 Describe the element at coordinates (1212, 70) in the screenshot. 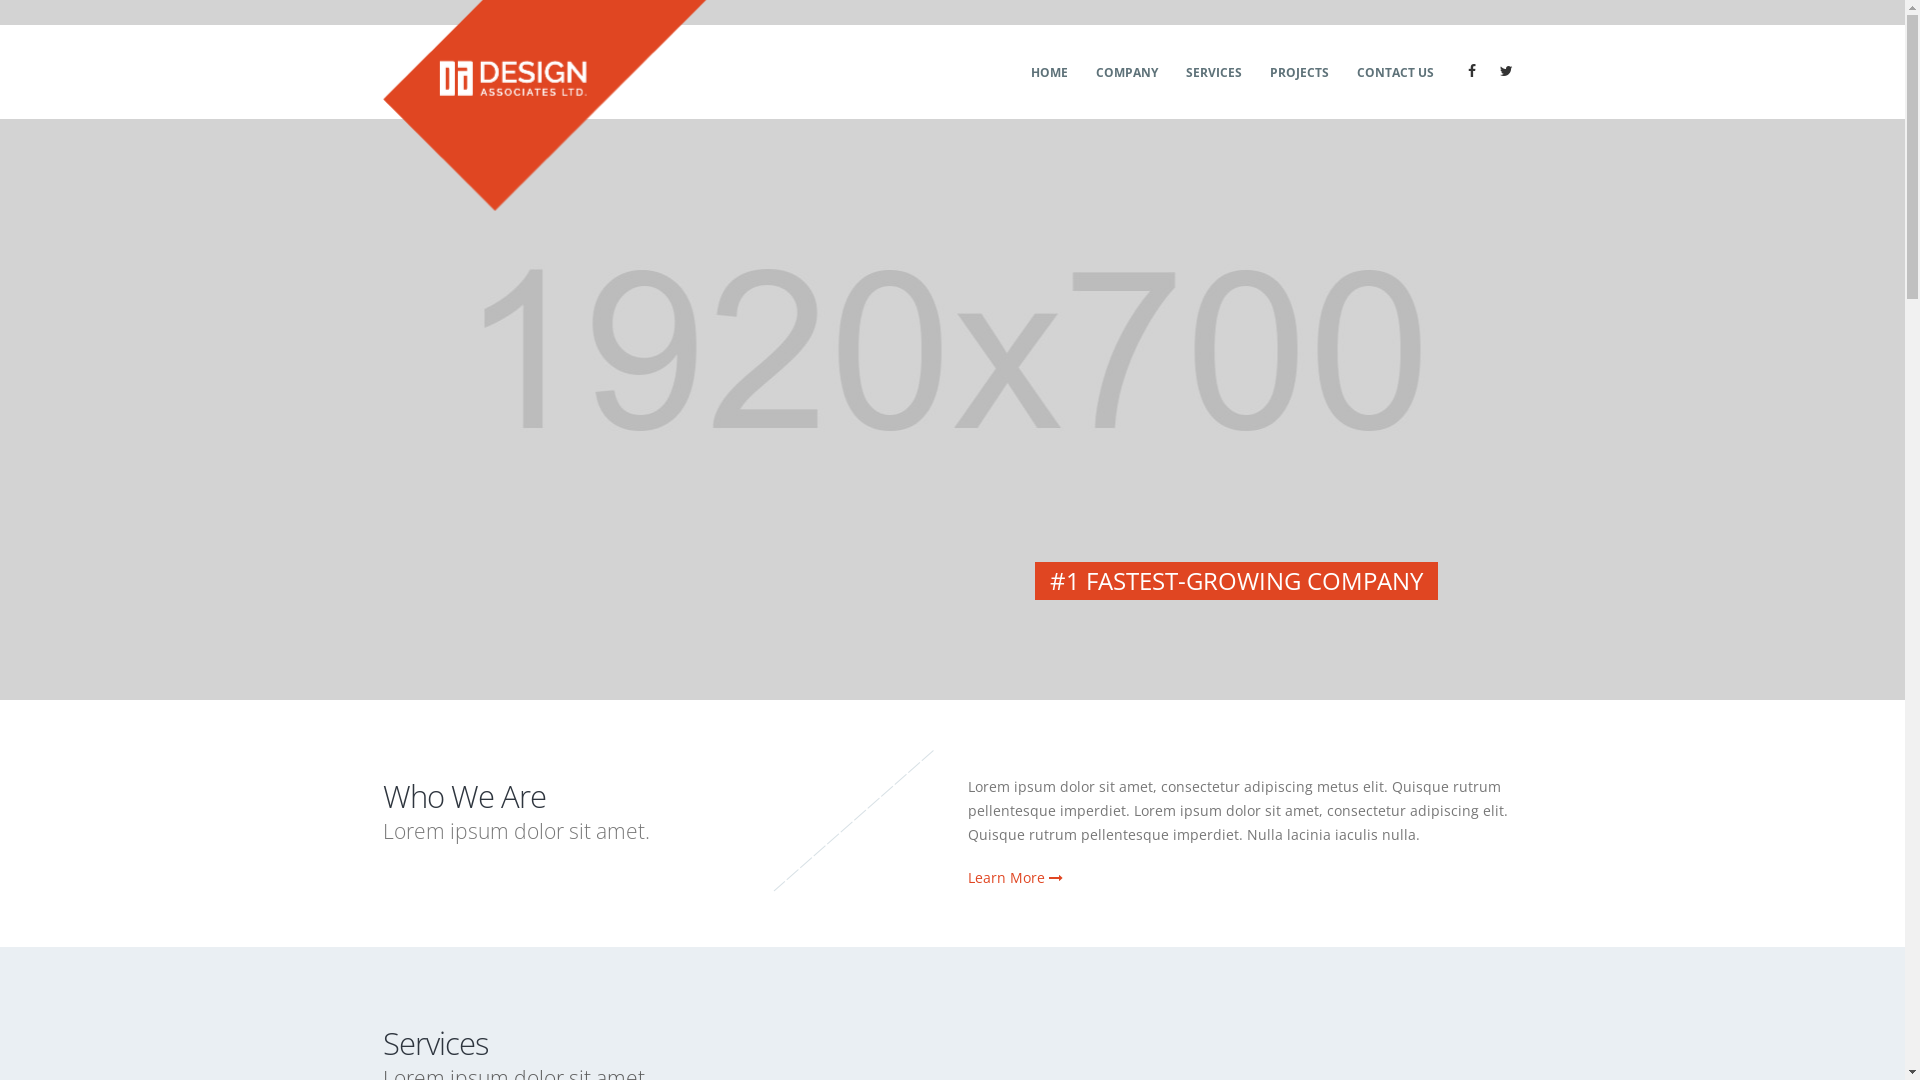

I see `'SERVICES'` at that location.